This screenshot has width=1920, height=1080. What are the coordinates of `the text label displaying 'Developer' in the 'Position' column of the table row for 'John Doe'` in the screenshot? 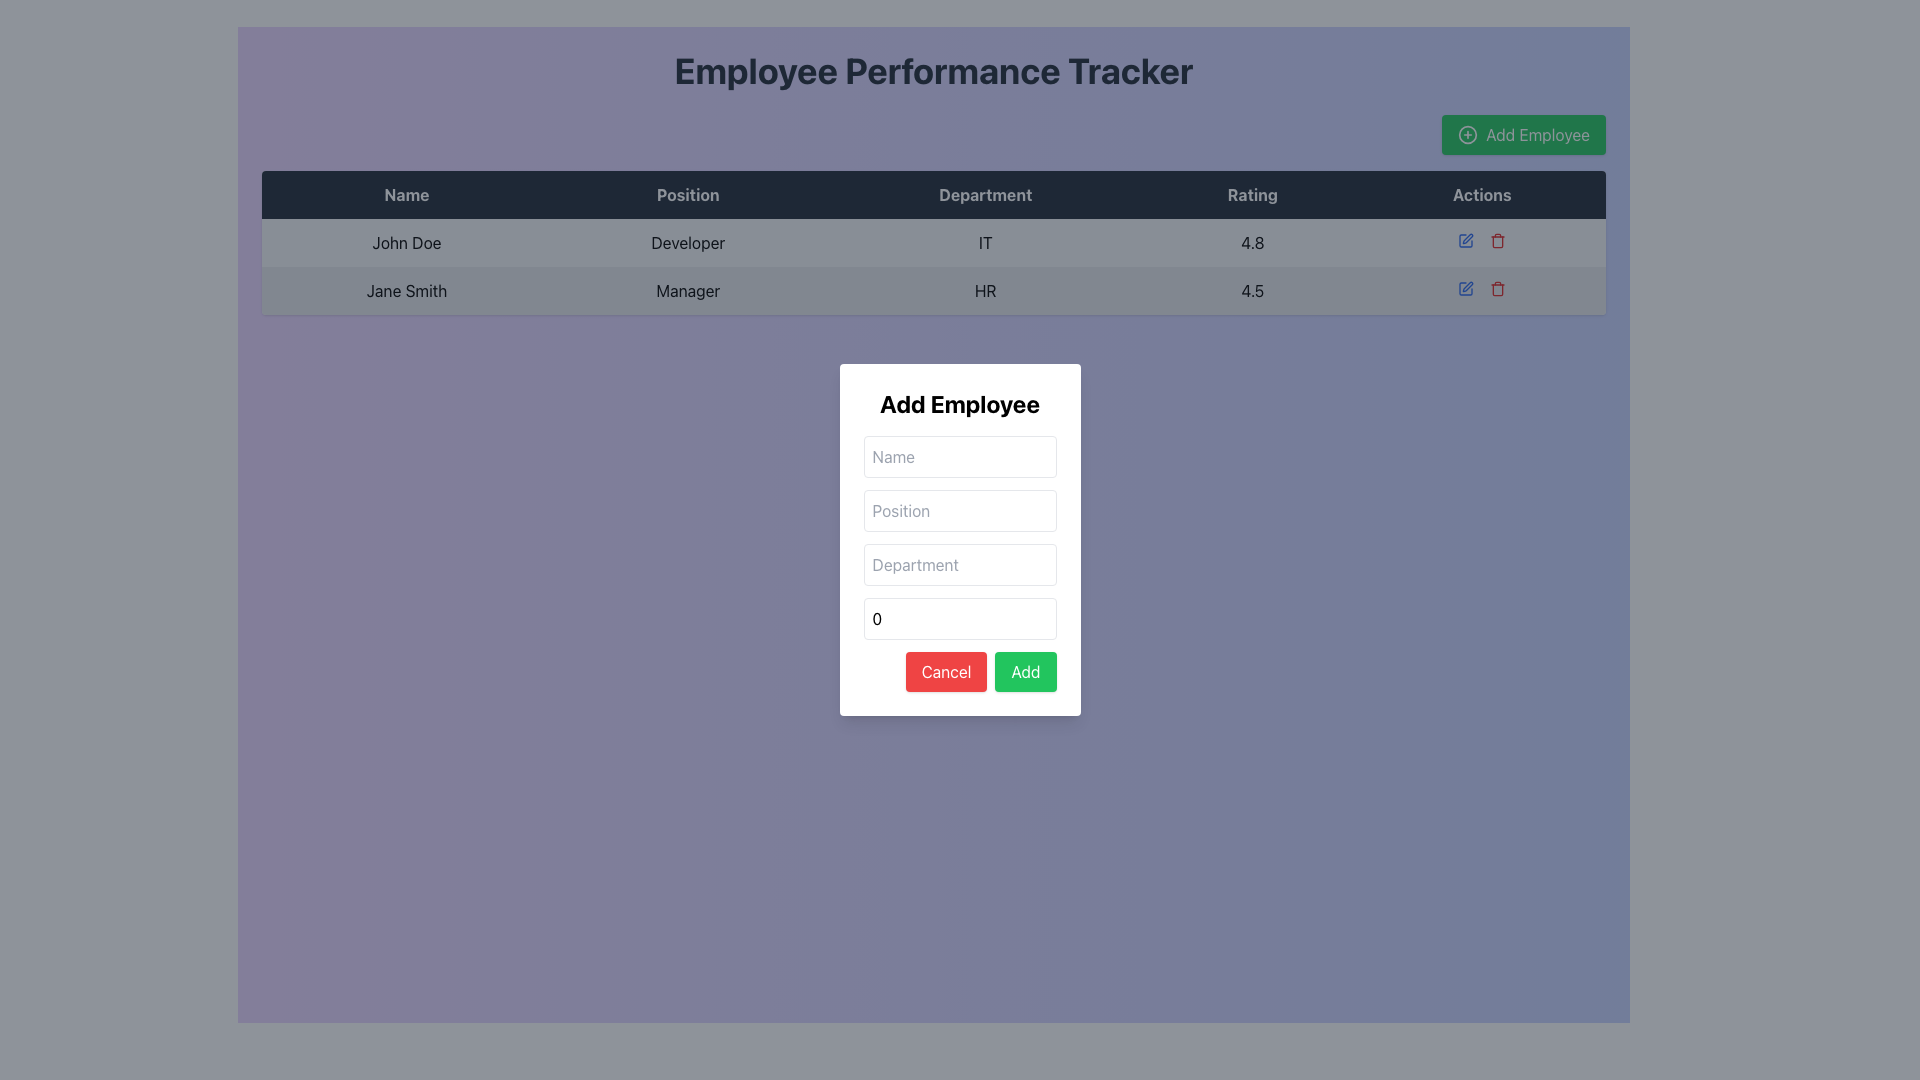 It's located at (688, 242).